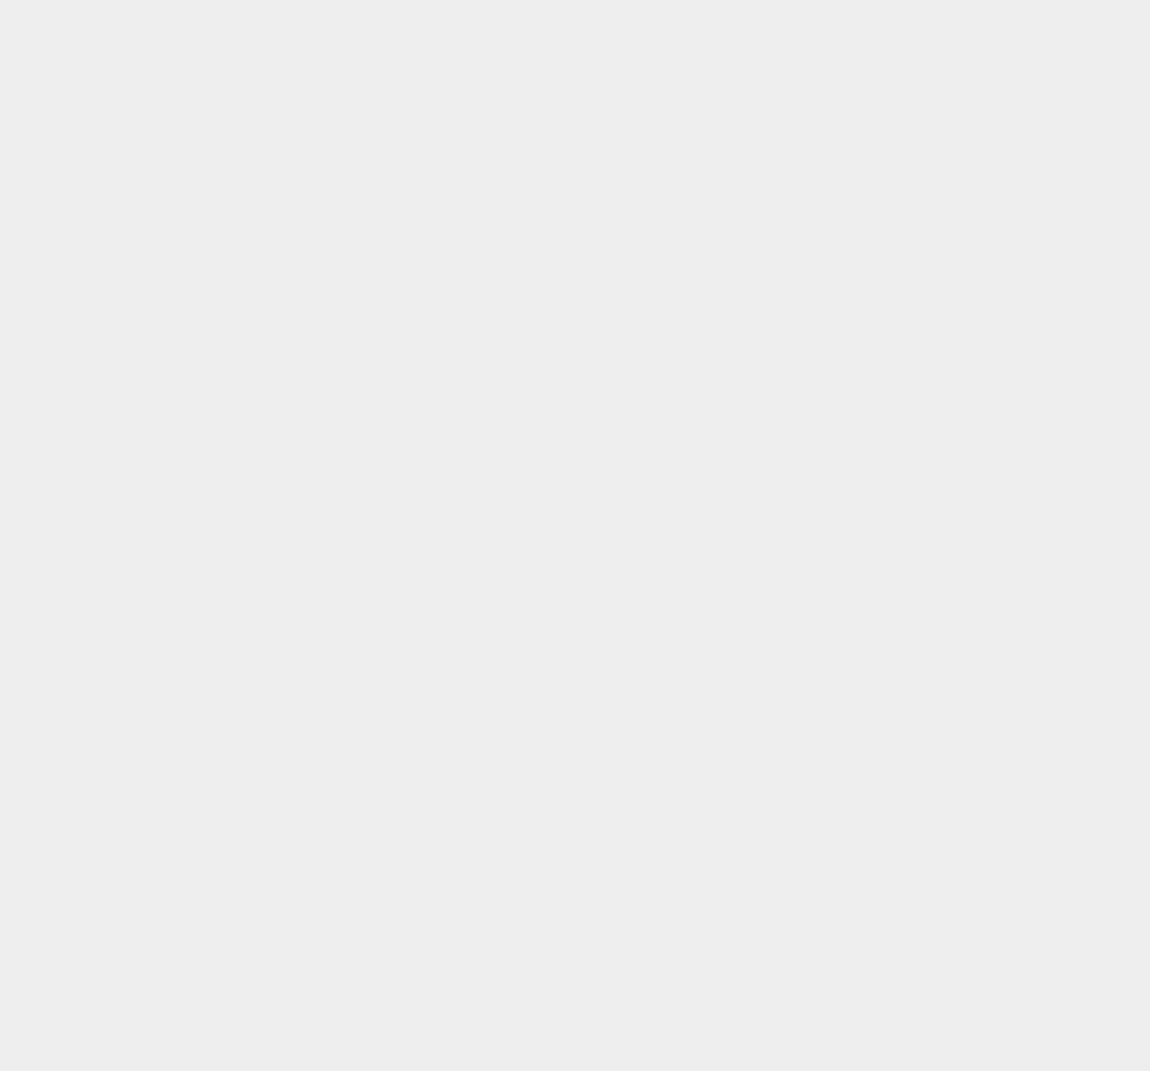 The height and width of the screenshot is (1071, 1150). I want to click on 'PUBG', so click(830, 682).